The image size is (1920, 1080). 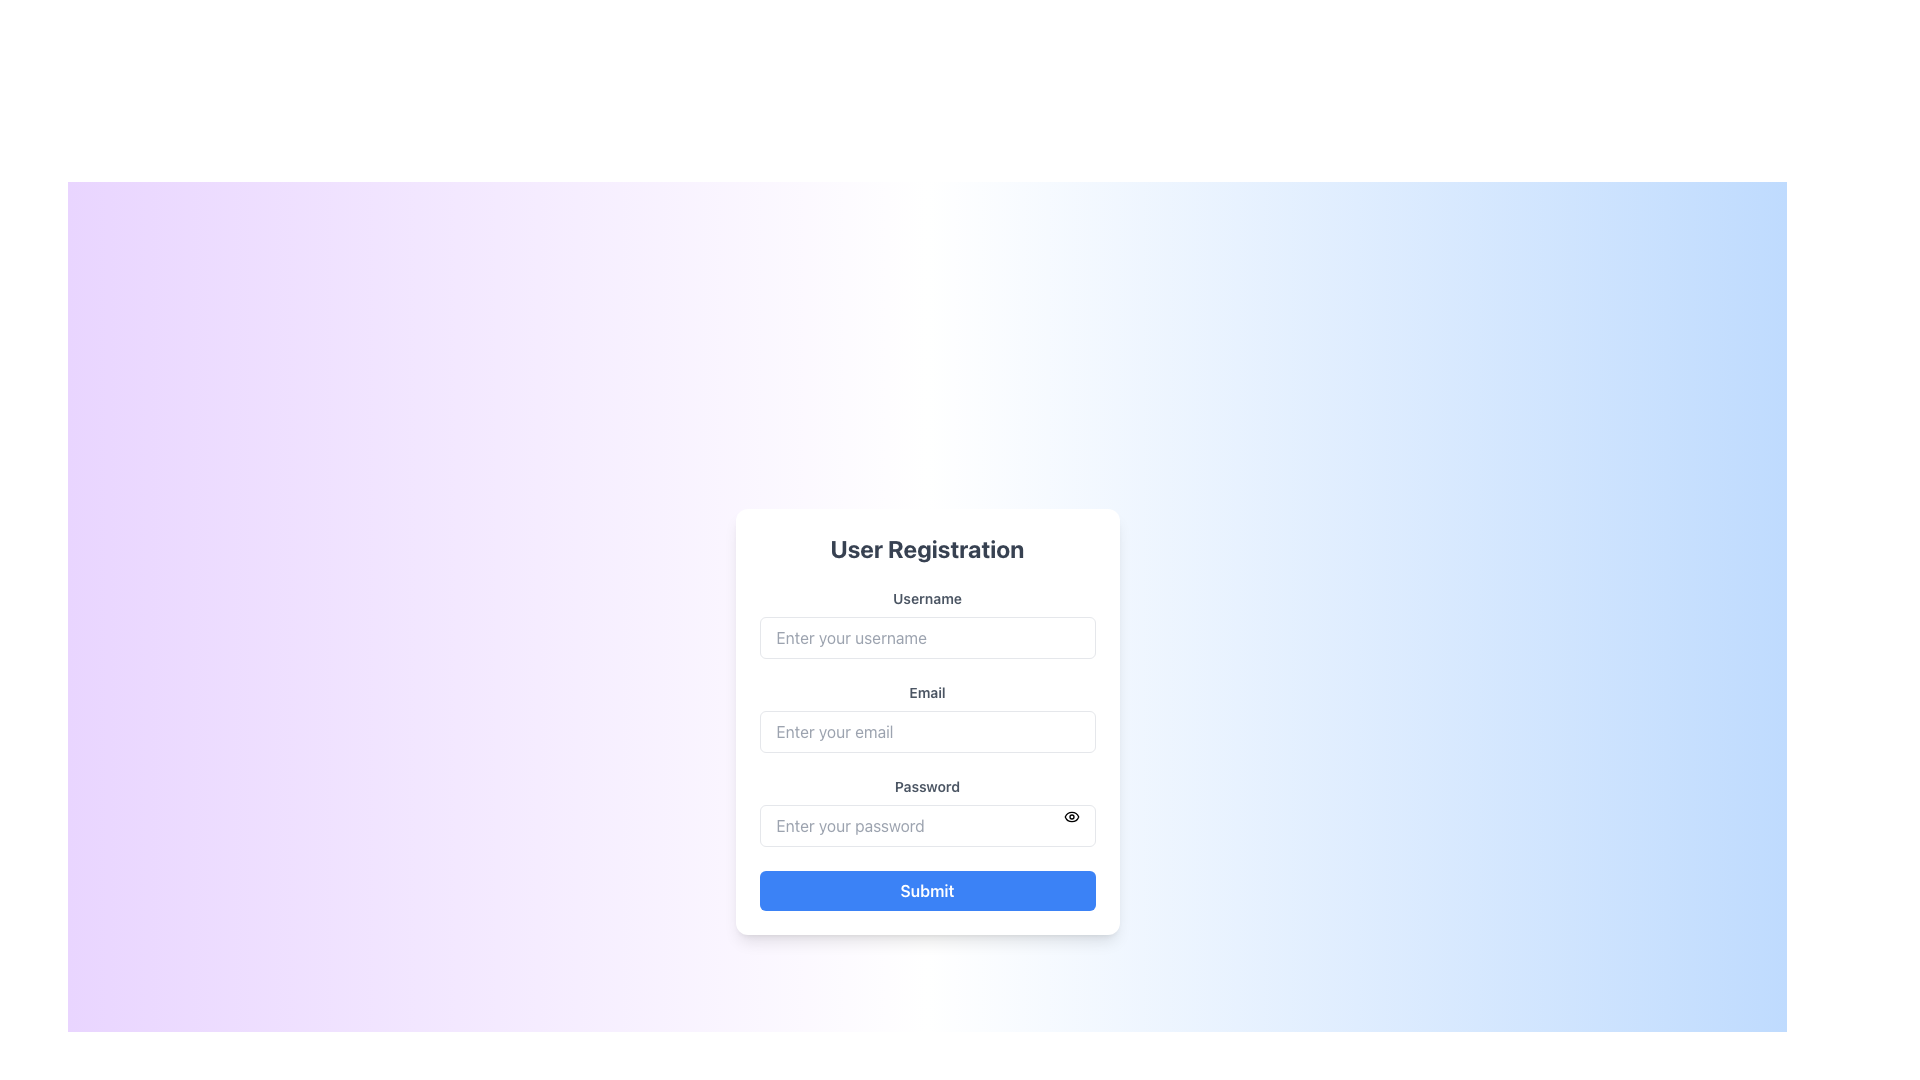 What do you see at coordinates (926, 548) in the screenshot?
I see `the Header or Title Text of the user registration form, which provides context to users about the form's purpose` at bounding box center [926, 548].